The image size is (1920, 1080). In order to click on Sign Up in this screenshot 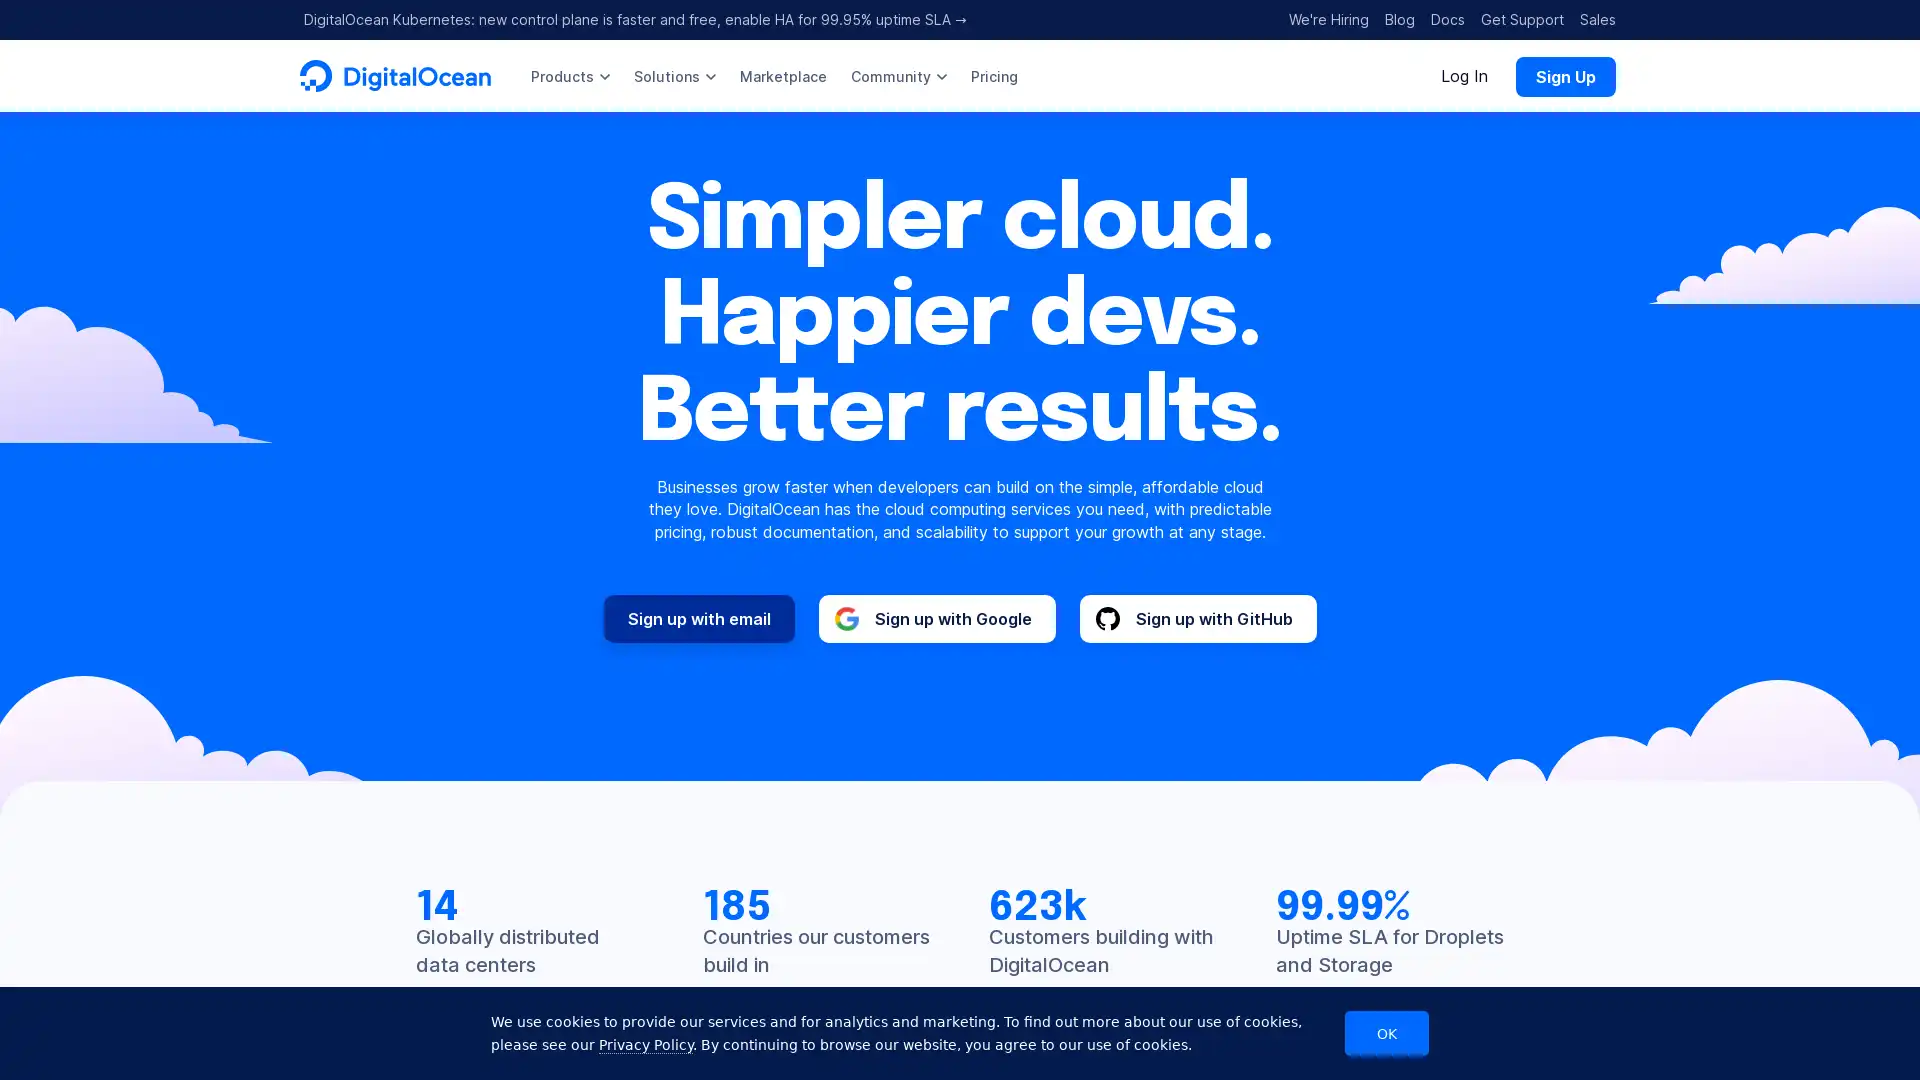, I will do `click(1564, 75)`.